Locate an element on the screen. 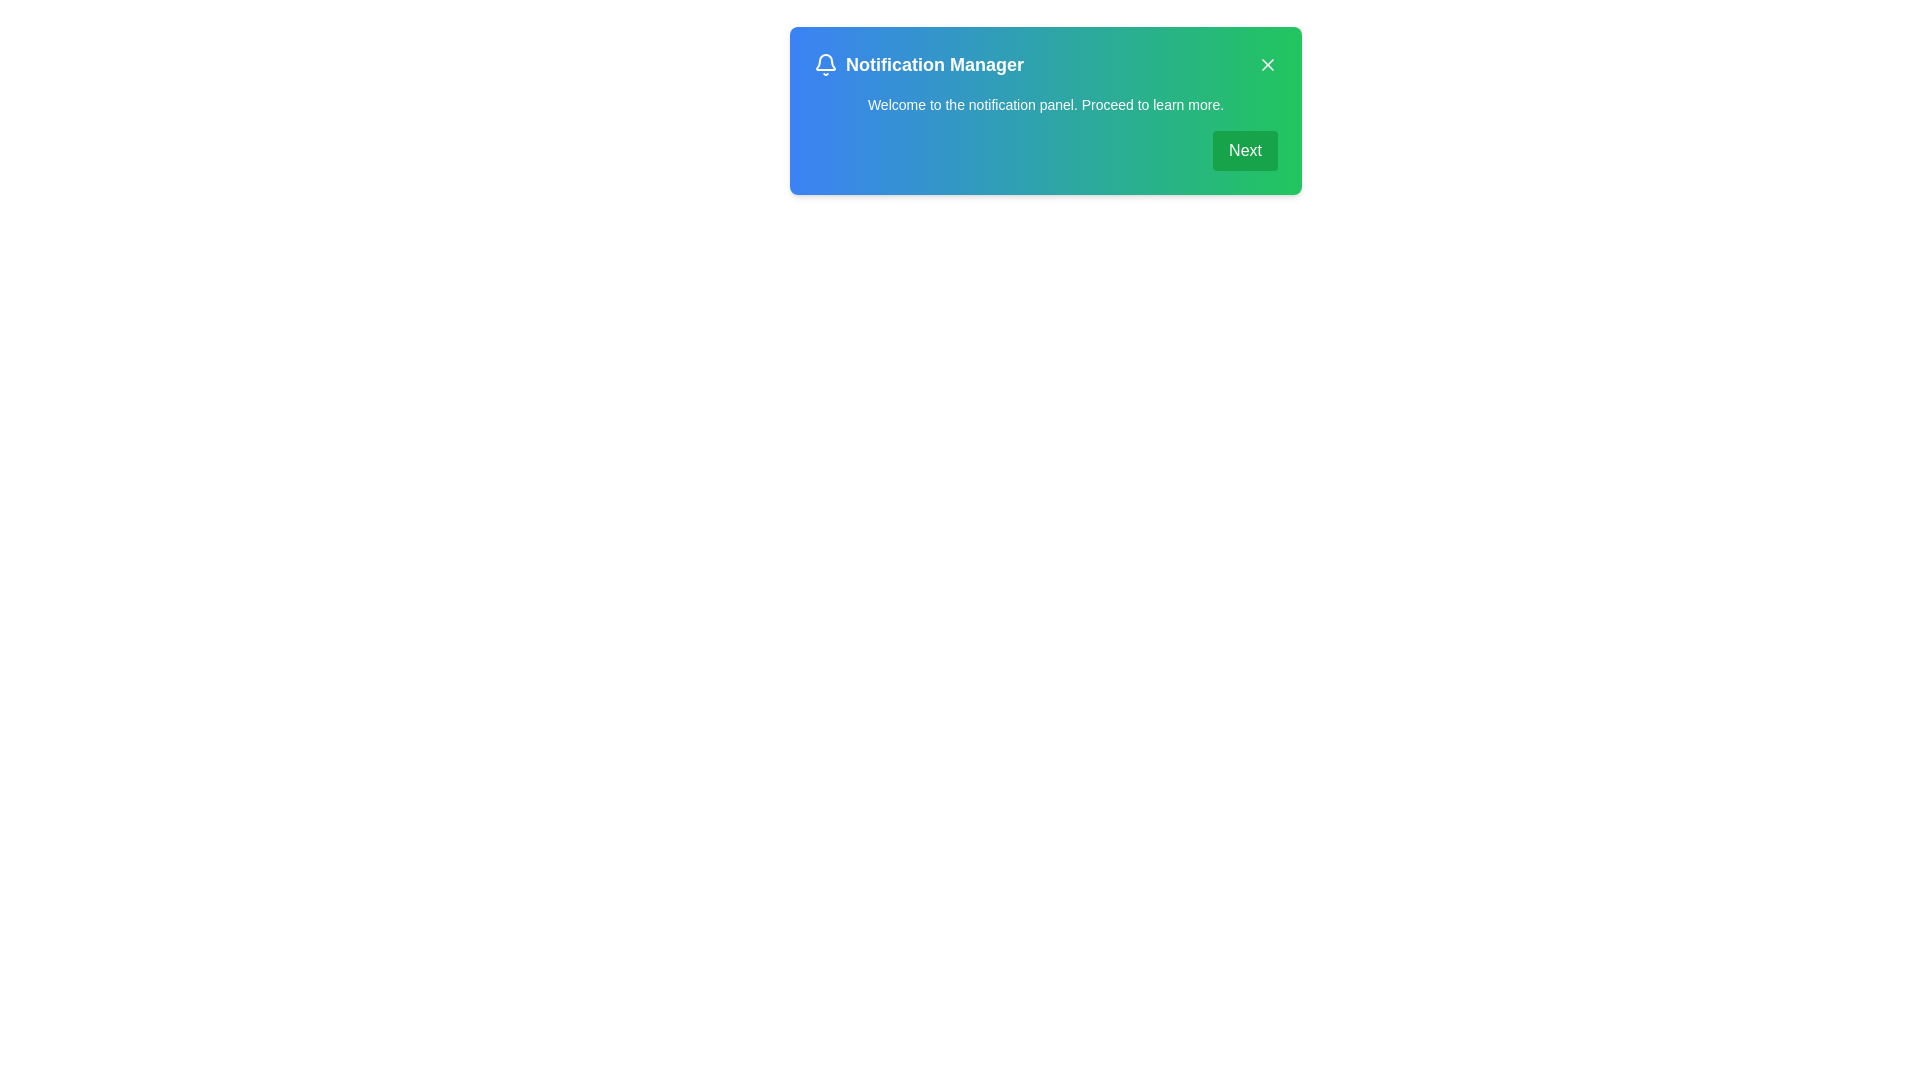 This screenshot has width=1920, height=1080. the alert's title and icon for observation is located at coordinates (917, 64).